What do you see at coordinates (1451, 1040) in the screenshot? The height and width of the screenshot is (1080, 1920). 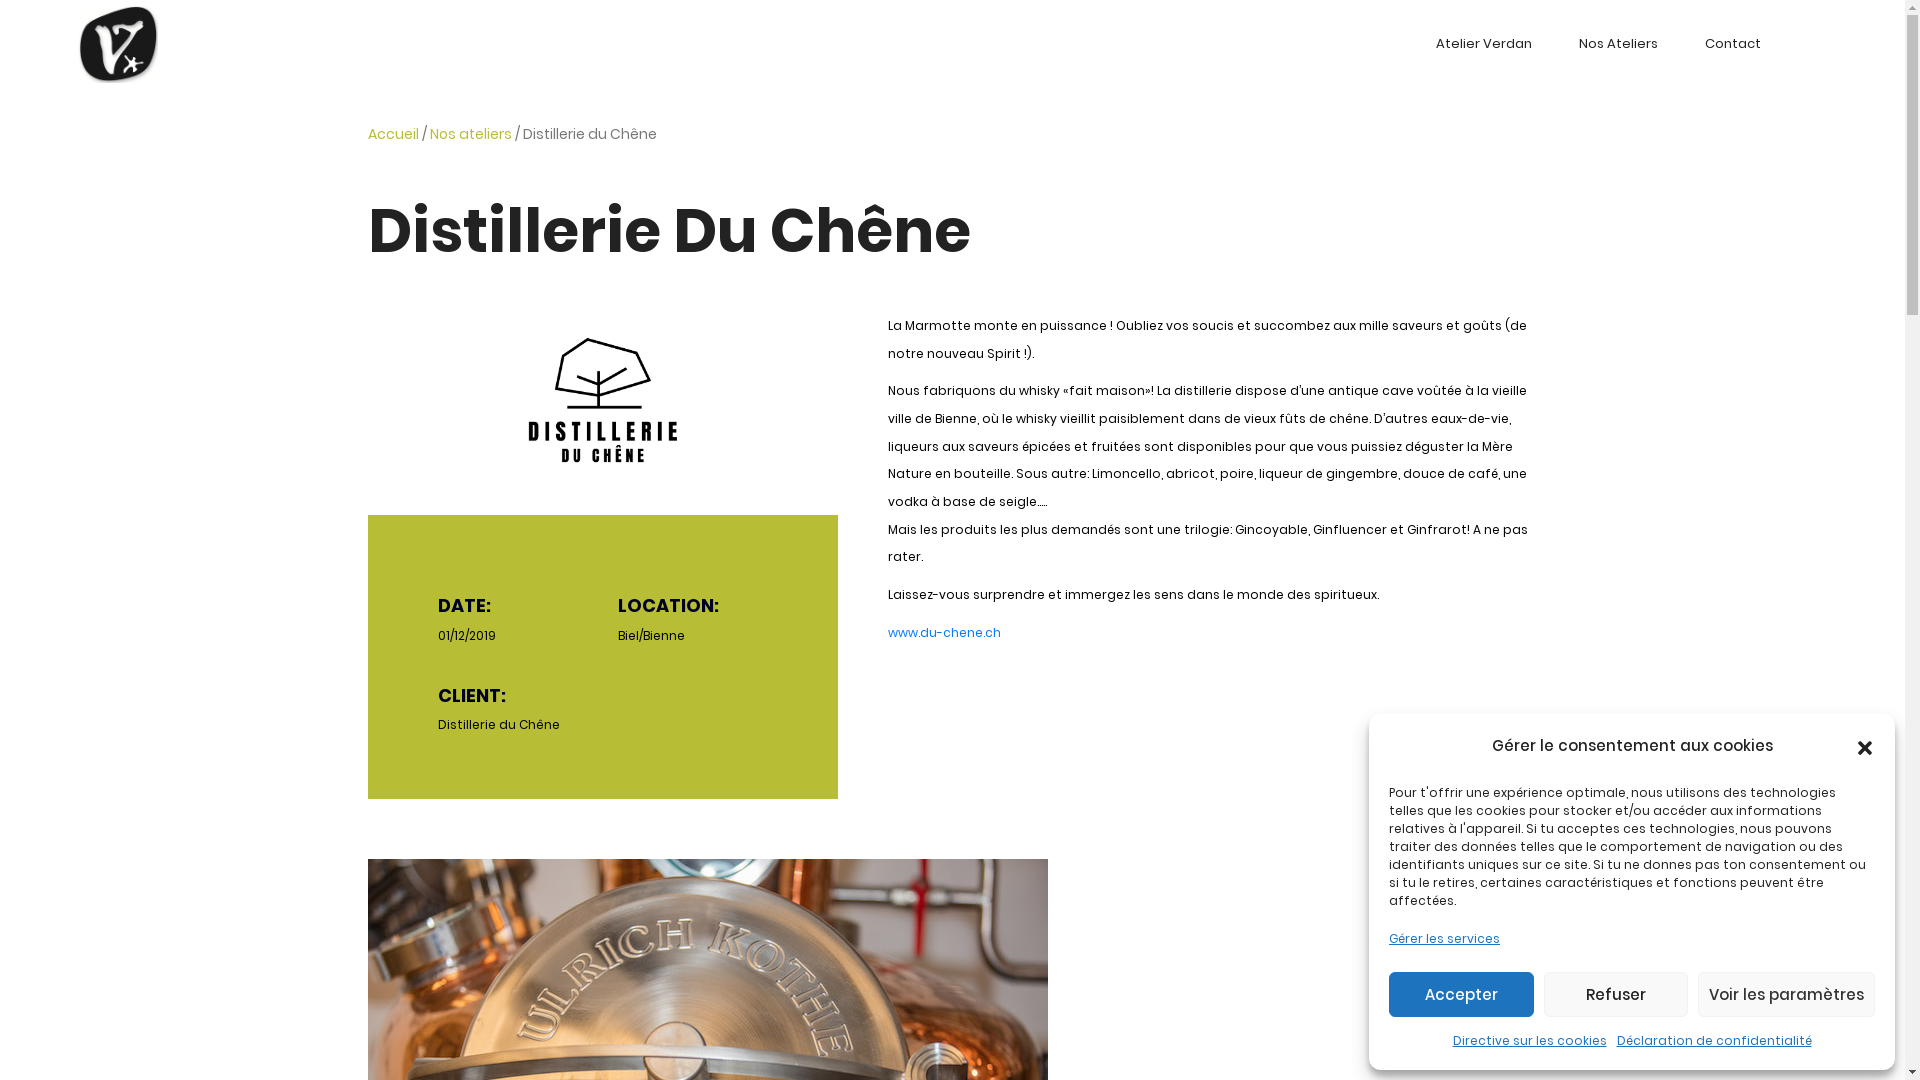 I see `'Directive sur les cookies'` at bounding box center [1451, 1040].